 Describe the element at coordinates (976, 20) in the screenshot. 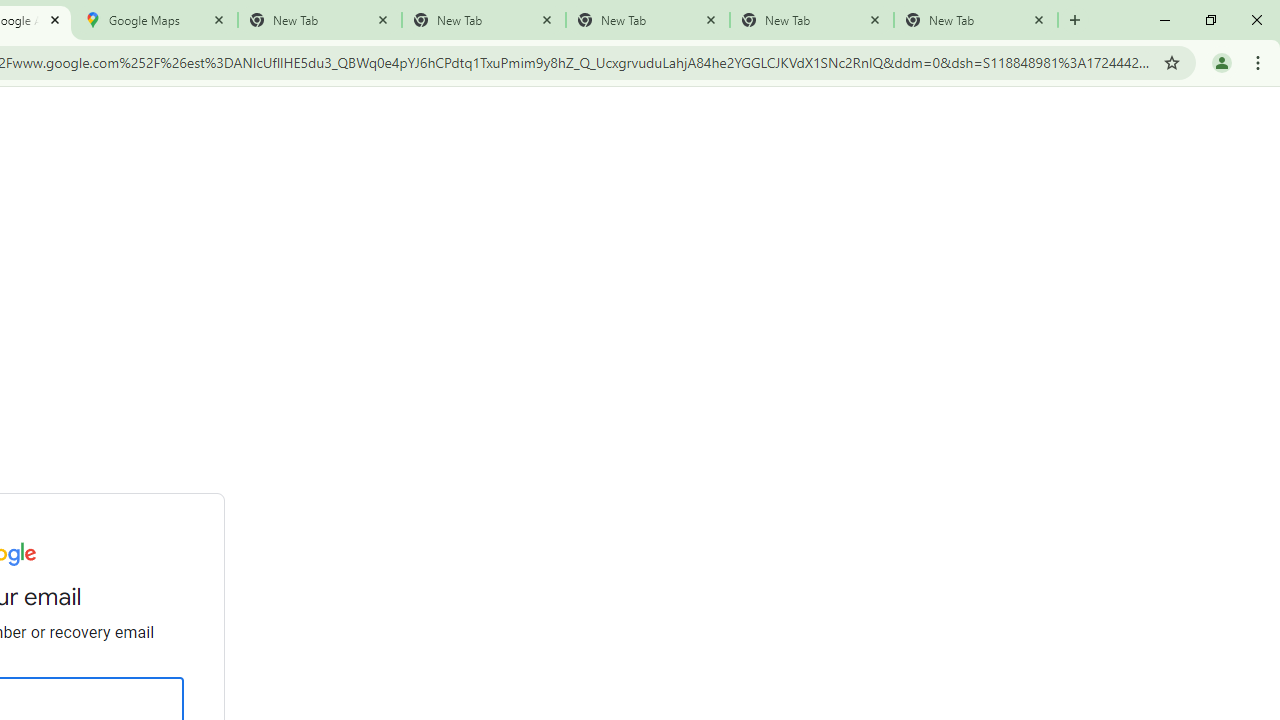

I see `'New Tab'` at that location.